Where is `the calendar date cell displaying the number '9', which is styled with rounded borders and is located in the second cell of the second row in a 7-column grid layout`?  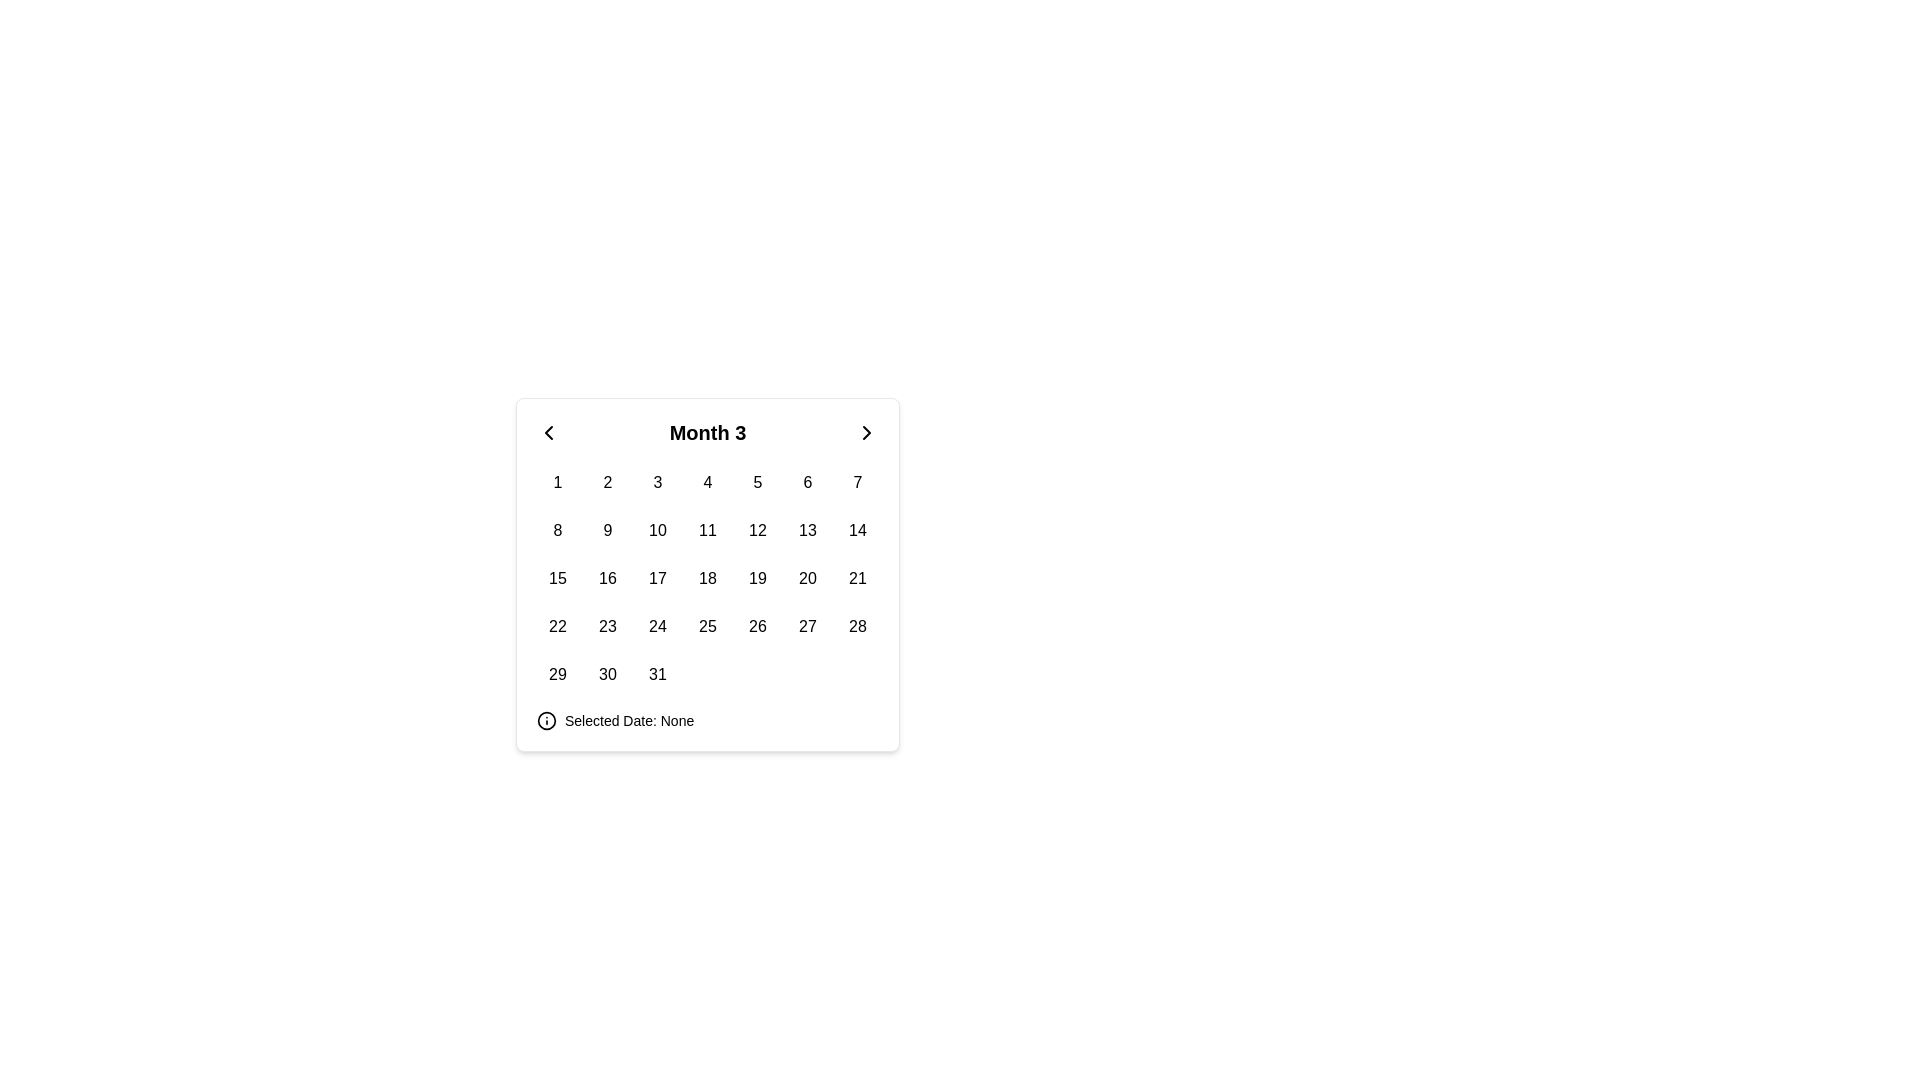 the calendar date cell displaying the number '9', which is styled with rounded borders and is located in the second cell of the second row in a 7-column grid layout is located at coordinates (607, 530).